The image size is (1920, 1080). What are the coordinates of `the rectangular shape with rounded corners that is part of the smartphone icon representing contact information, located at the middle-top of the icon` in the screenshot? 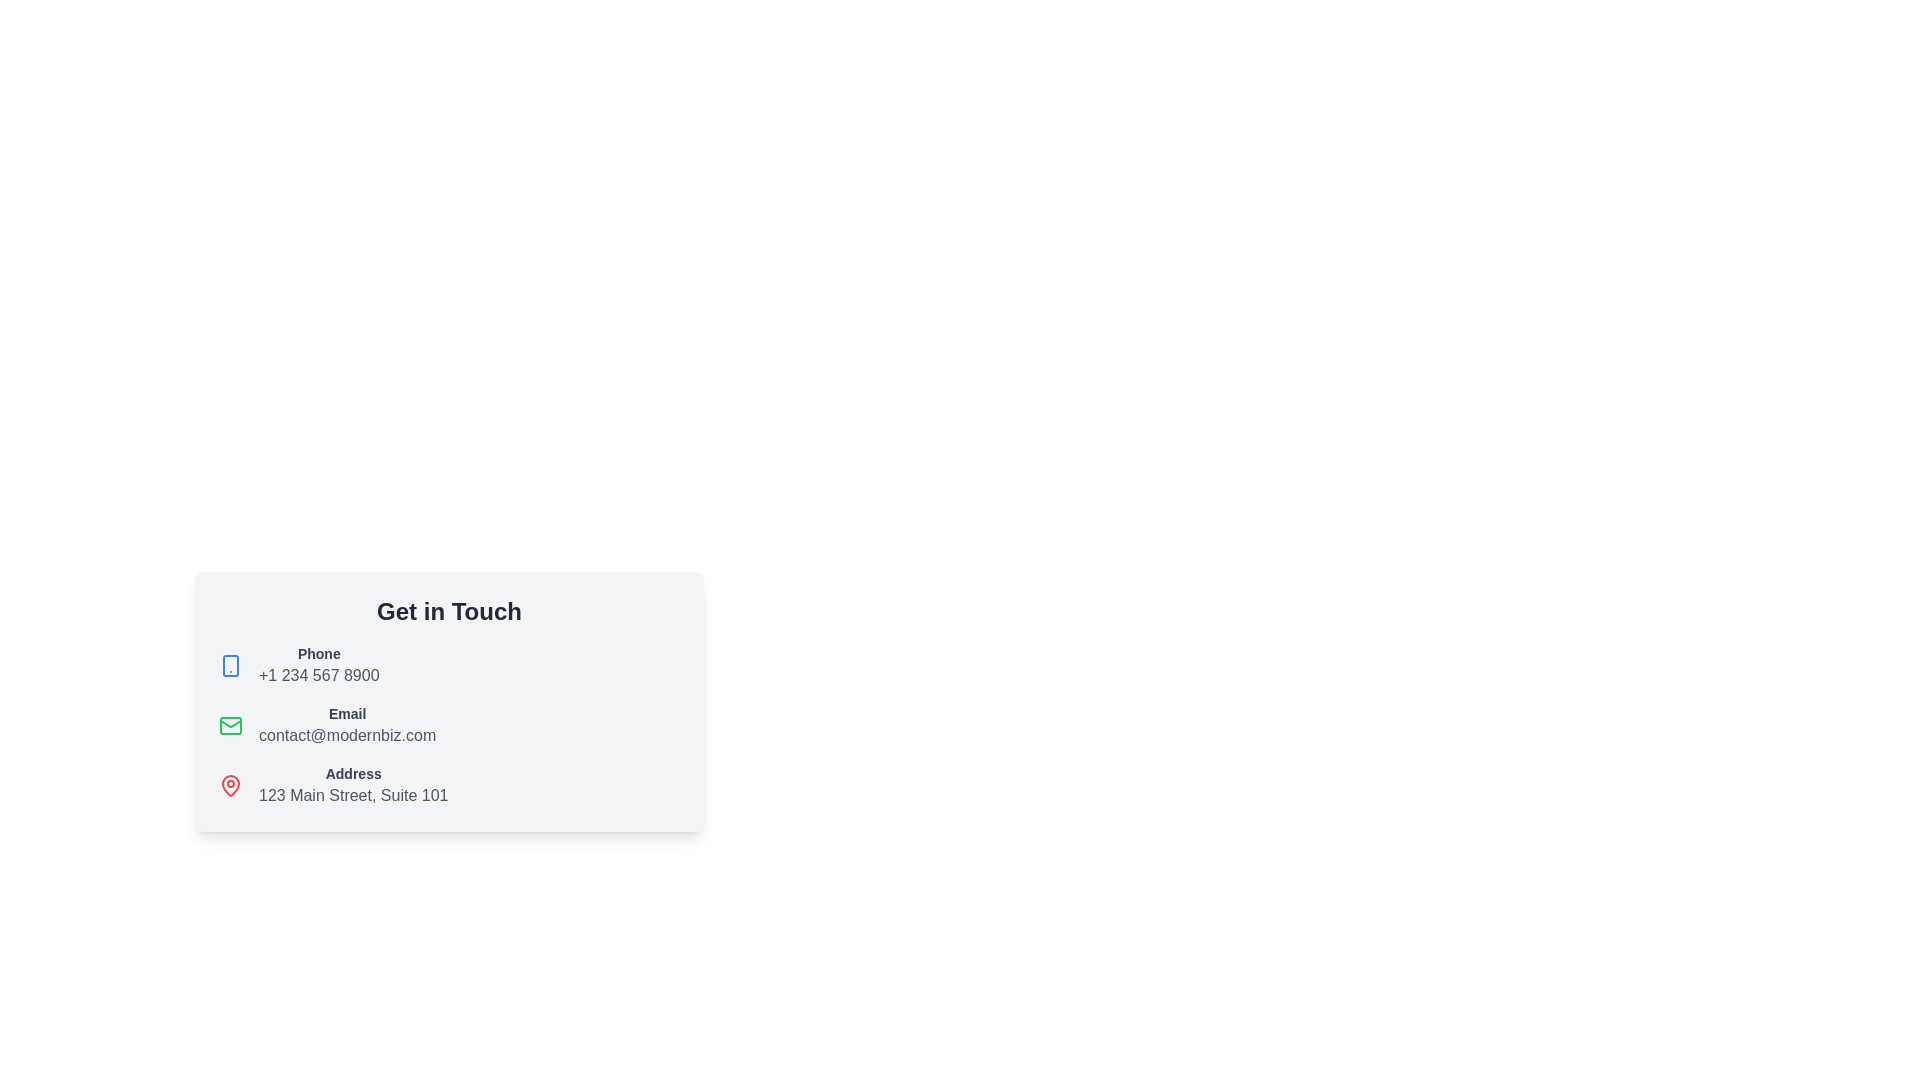 It's located at (230, 666).